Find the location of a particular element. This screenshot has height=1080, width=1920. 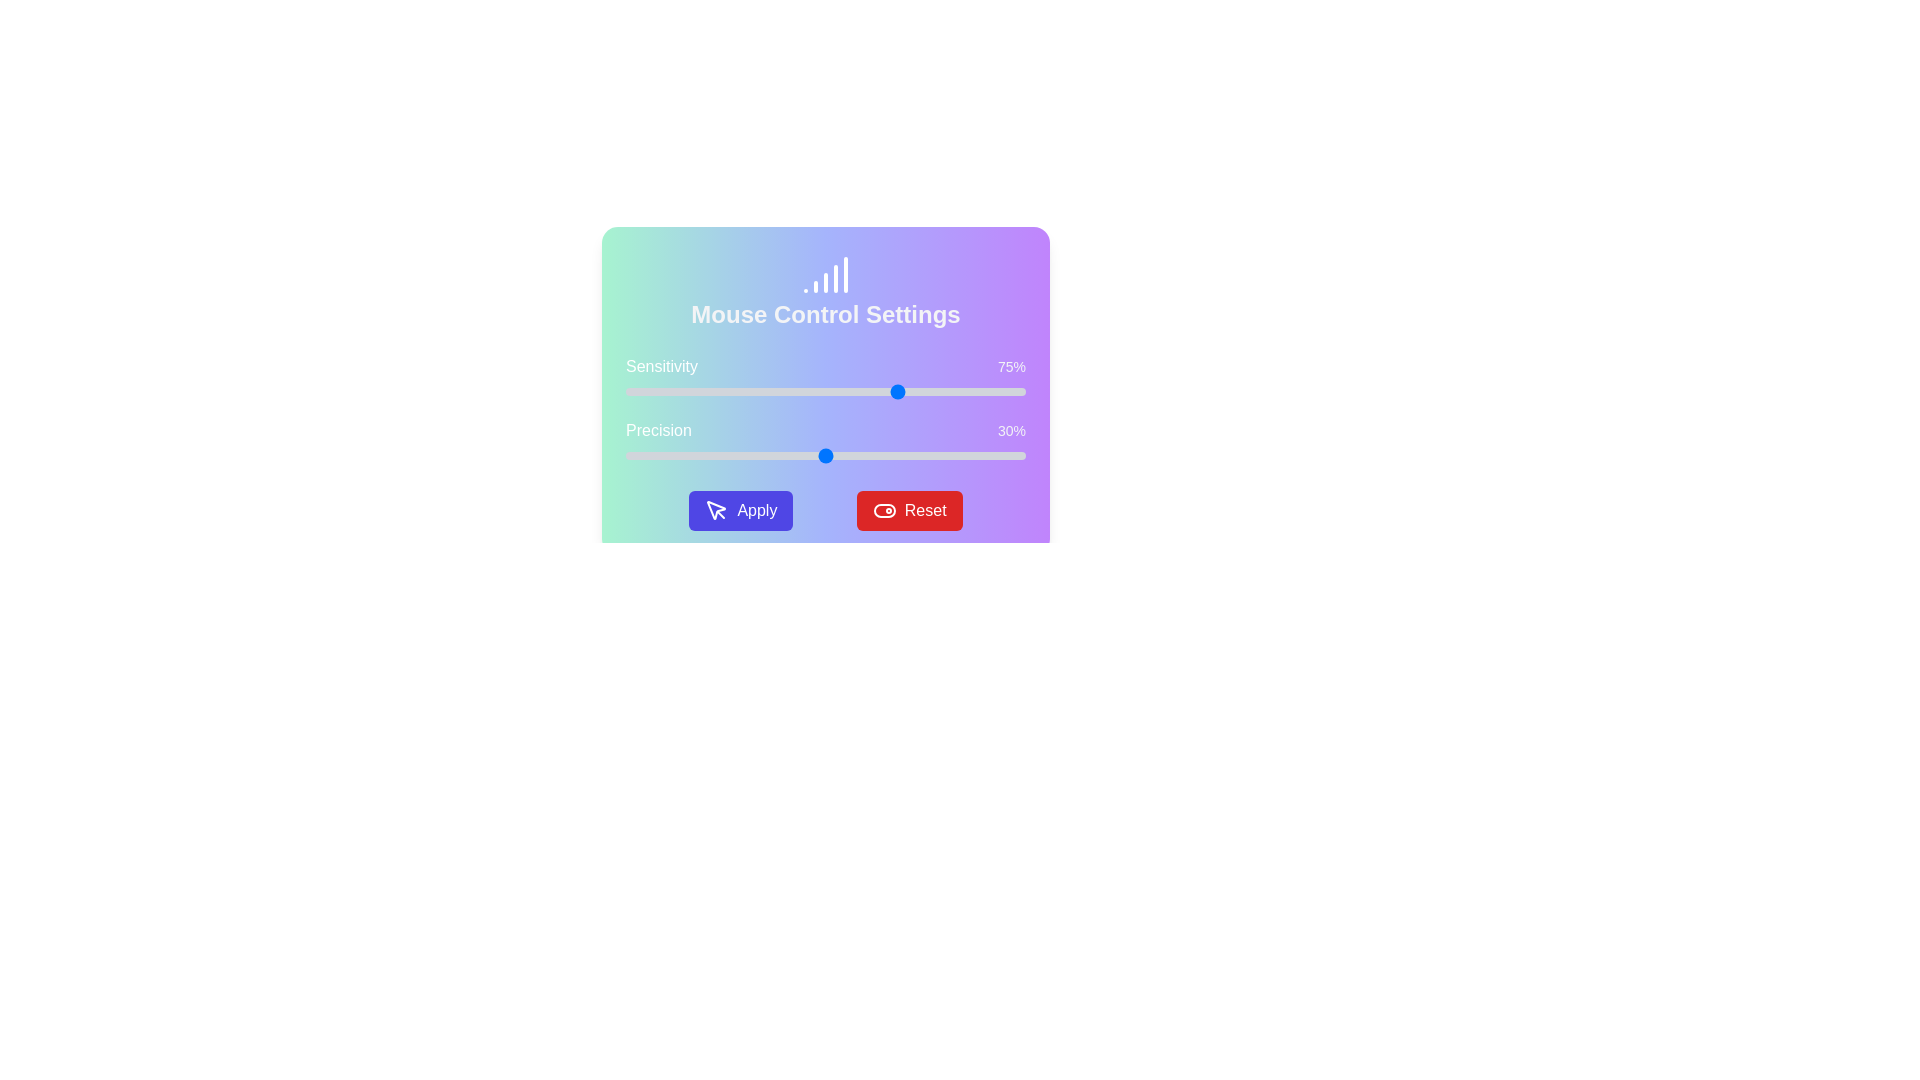

the sensitivity is located at coordinates (801, 392).